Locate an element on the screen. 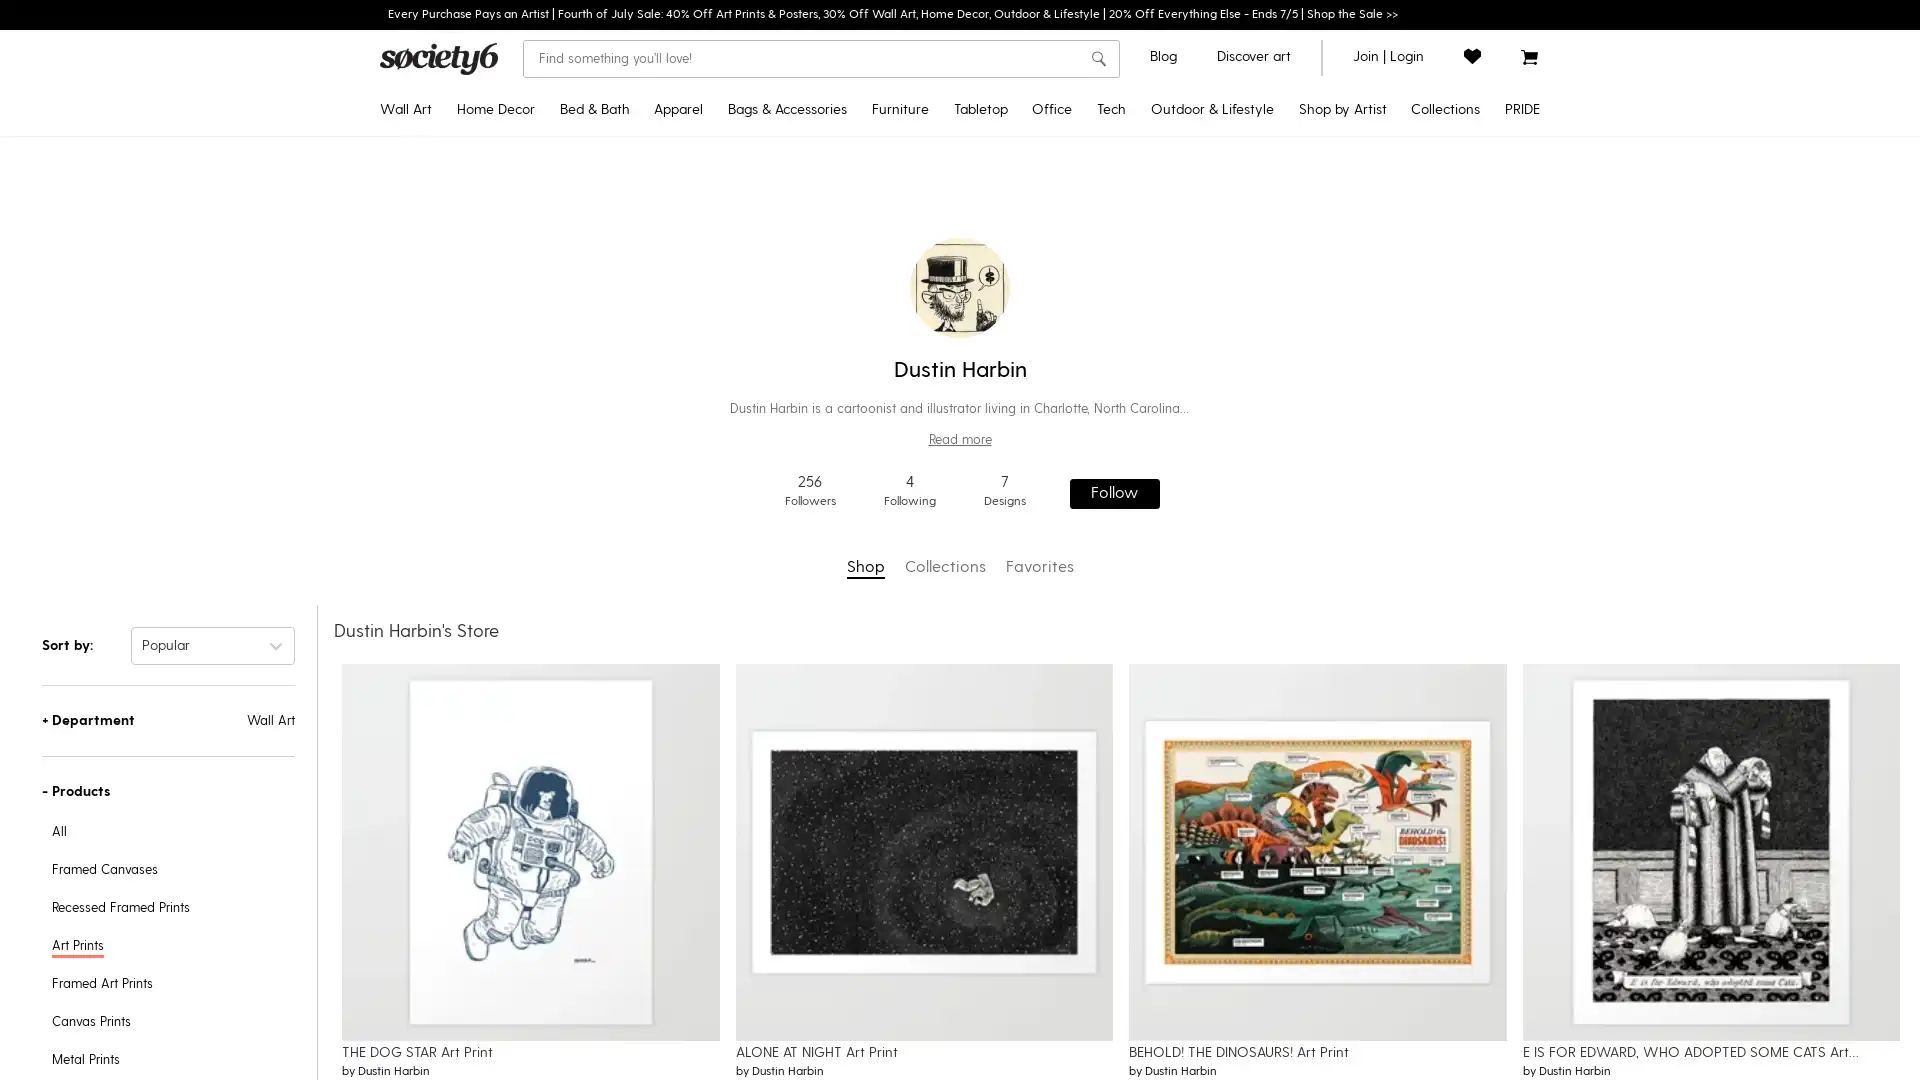  V-Neck T-Shirts is located at coordinates (741, 320).